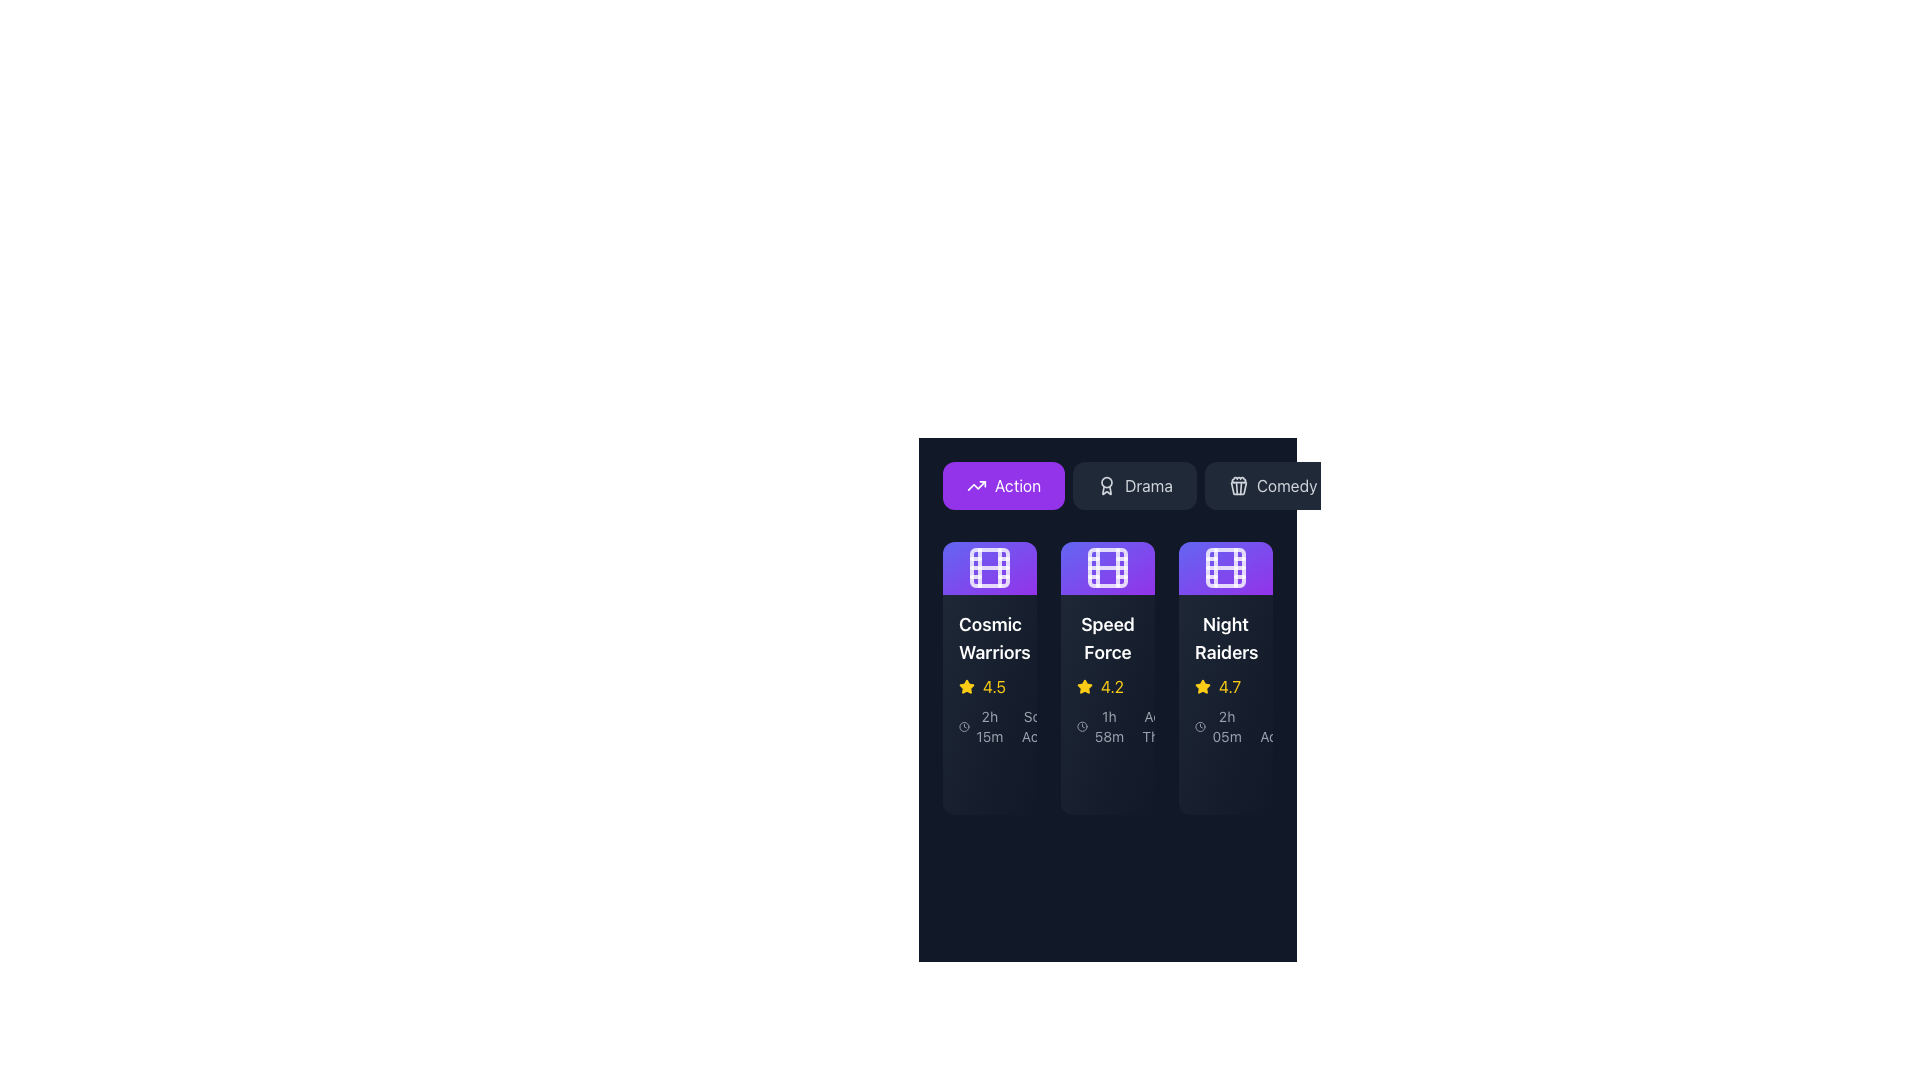  I want to click on the 'Cosmic Warriors' movie listing card, which features a purple filmstrip icon at the top and displays a rating of '4.5' in yellow, so click(989, 677).